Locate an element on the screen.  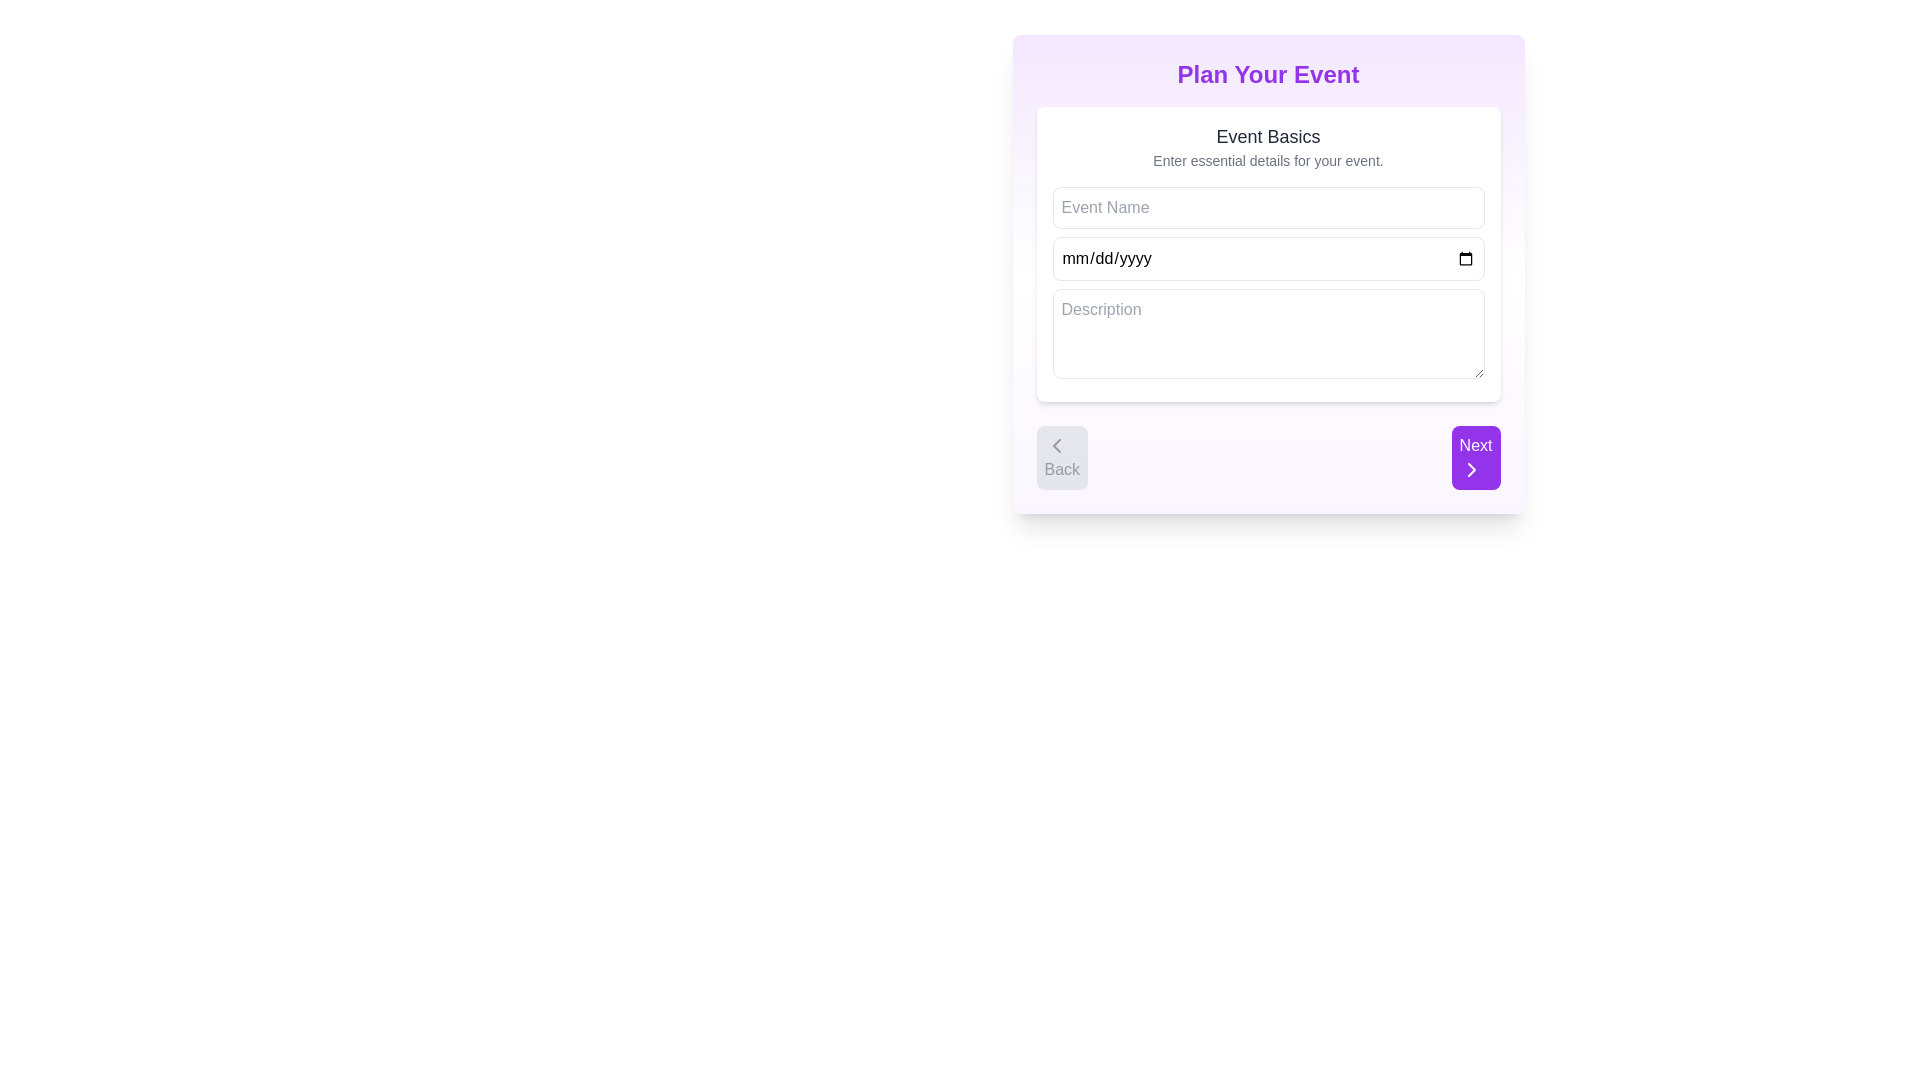
the right-facing chevron icon located inside the 'Next' button in the lower-right corner of the interface is located at coordinates (1471, 470).